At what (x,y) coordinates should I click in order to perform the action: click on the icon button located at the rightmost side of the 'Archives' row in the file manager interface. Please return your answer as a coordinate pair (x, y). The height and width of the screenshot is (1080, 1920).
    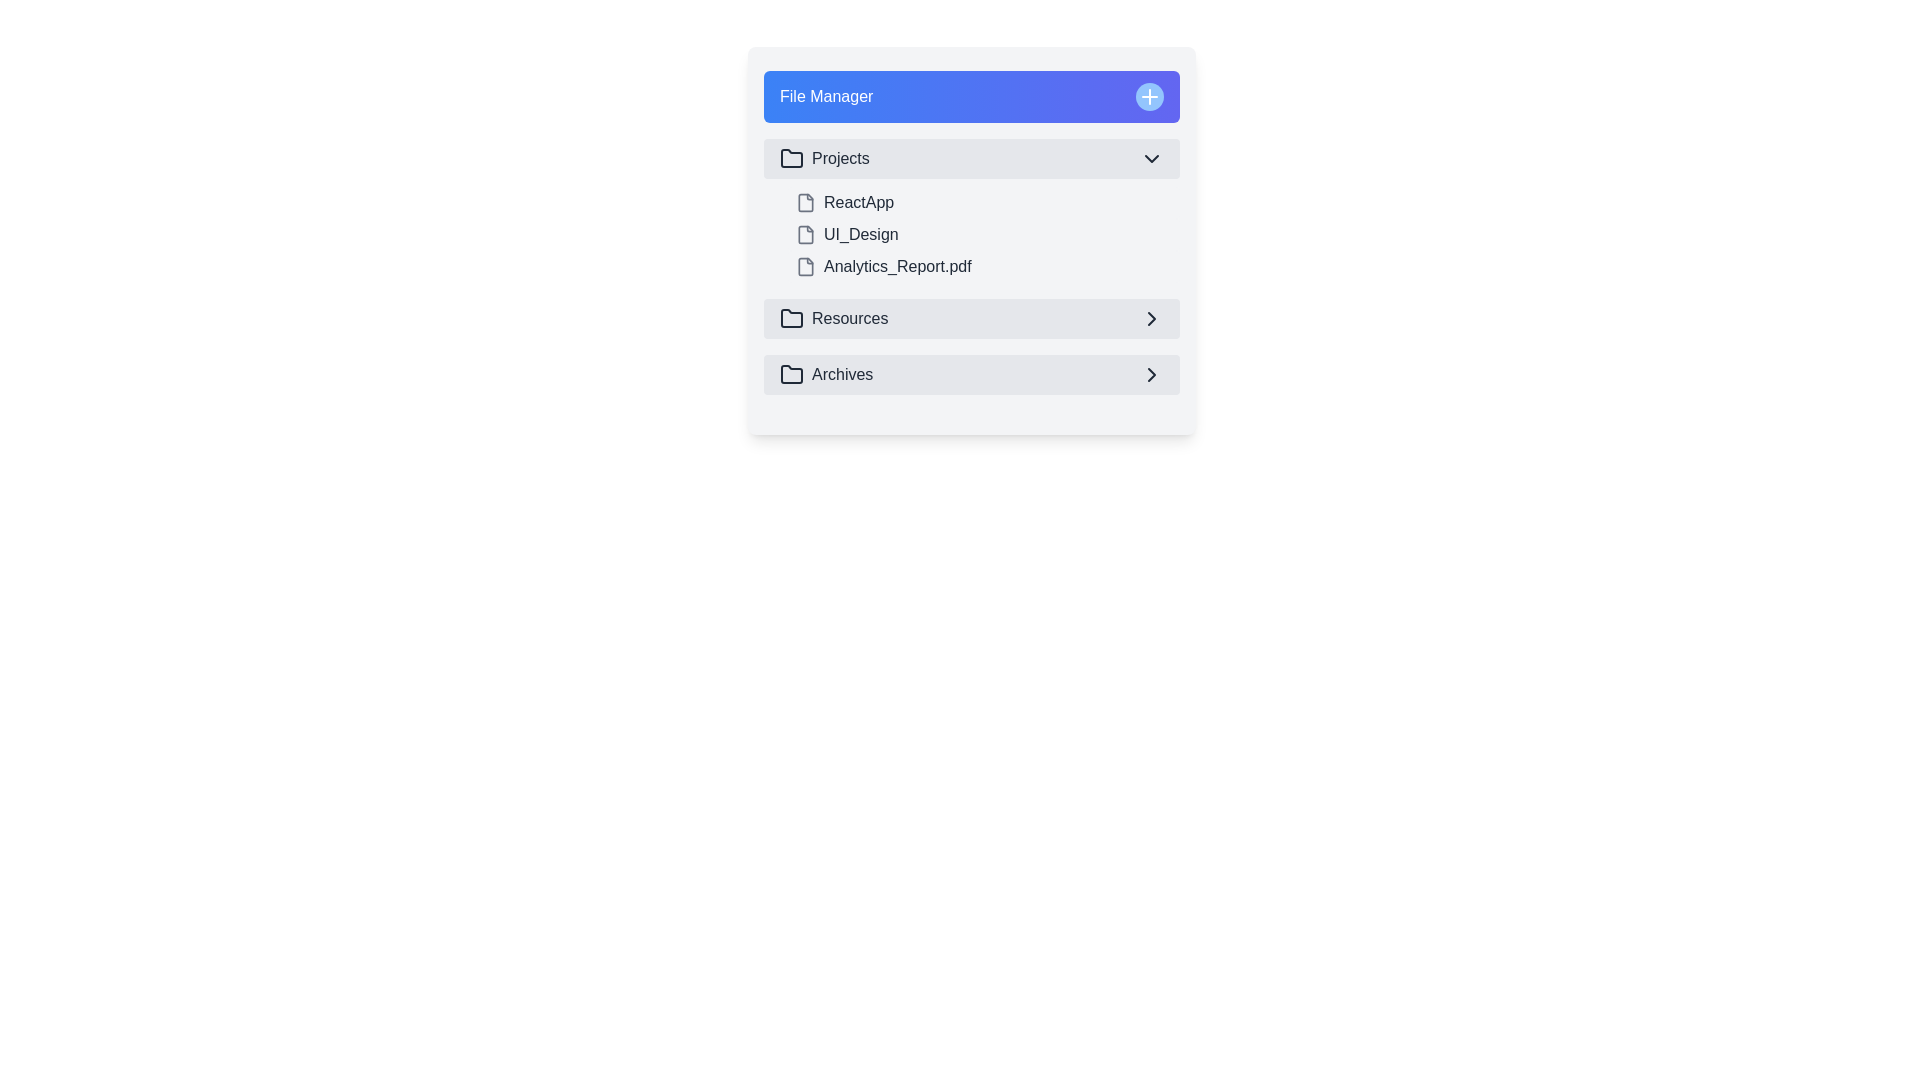
    Looking at the image, I should click on (1152, 374).